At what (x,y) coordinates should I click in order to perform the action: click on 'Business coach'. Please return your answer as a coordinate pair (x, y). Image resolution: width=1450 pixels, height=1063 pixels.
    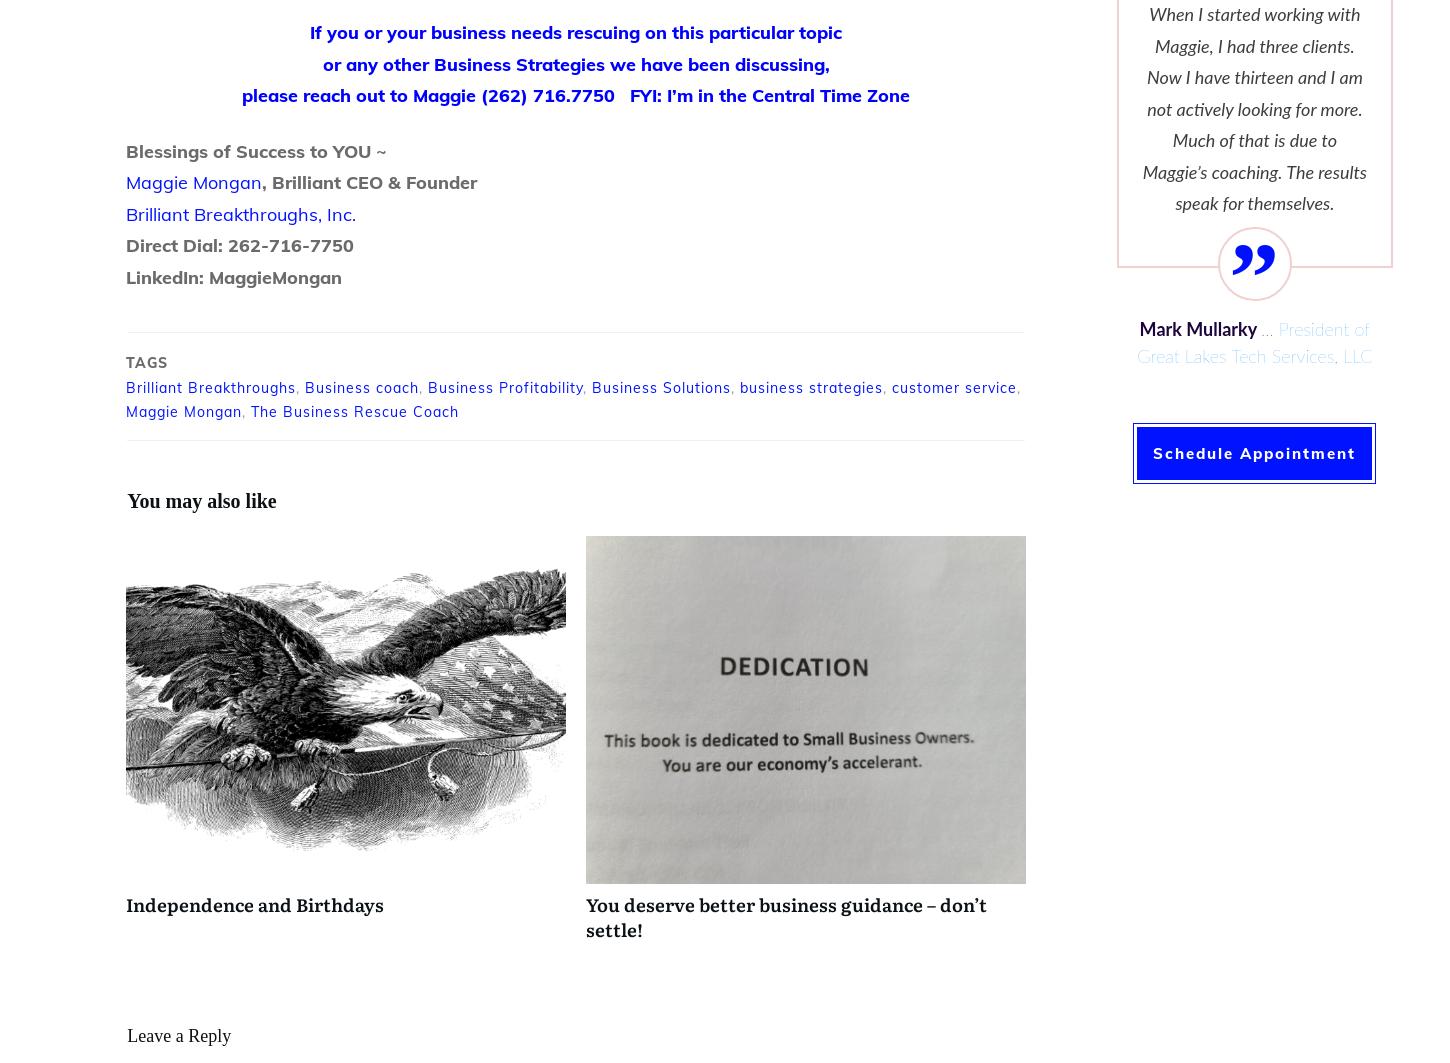
    Looking at the image, I should click on (362, 387).